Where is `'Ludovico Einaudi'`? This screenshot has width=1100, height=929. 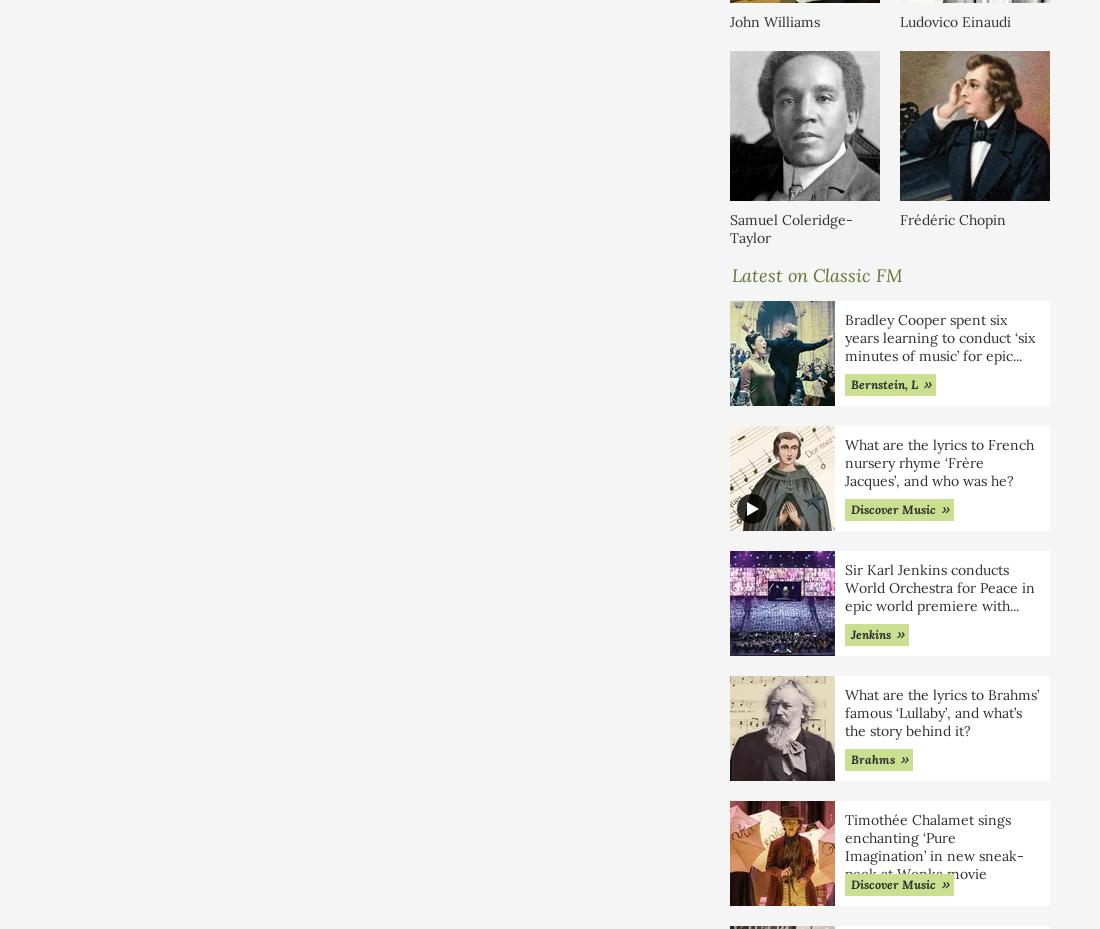
'Ludovico Einaudi' is located at coordinates (955, 19).